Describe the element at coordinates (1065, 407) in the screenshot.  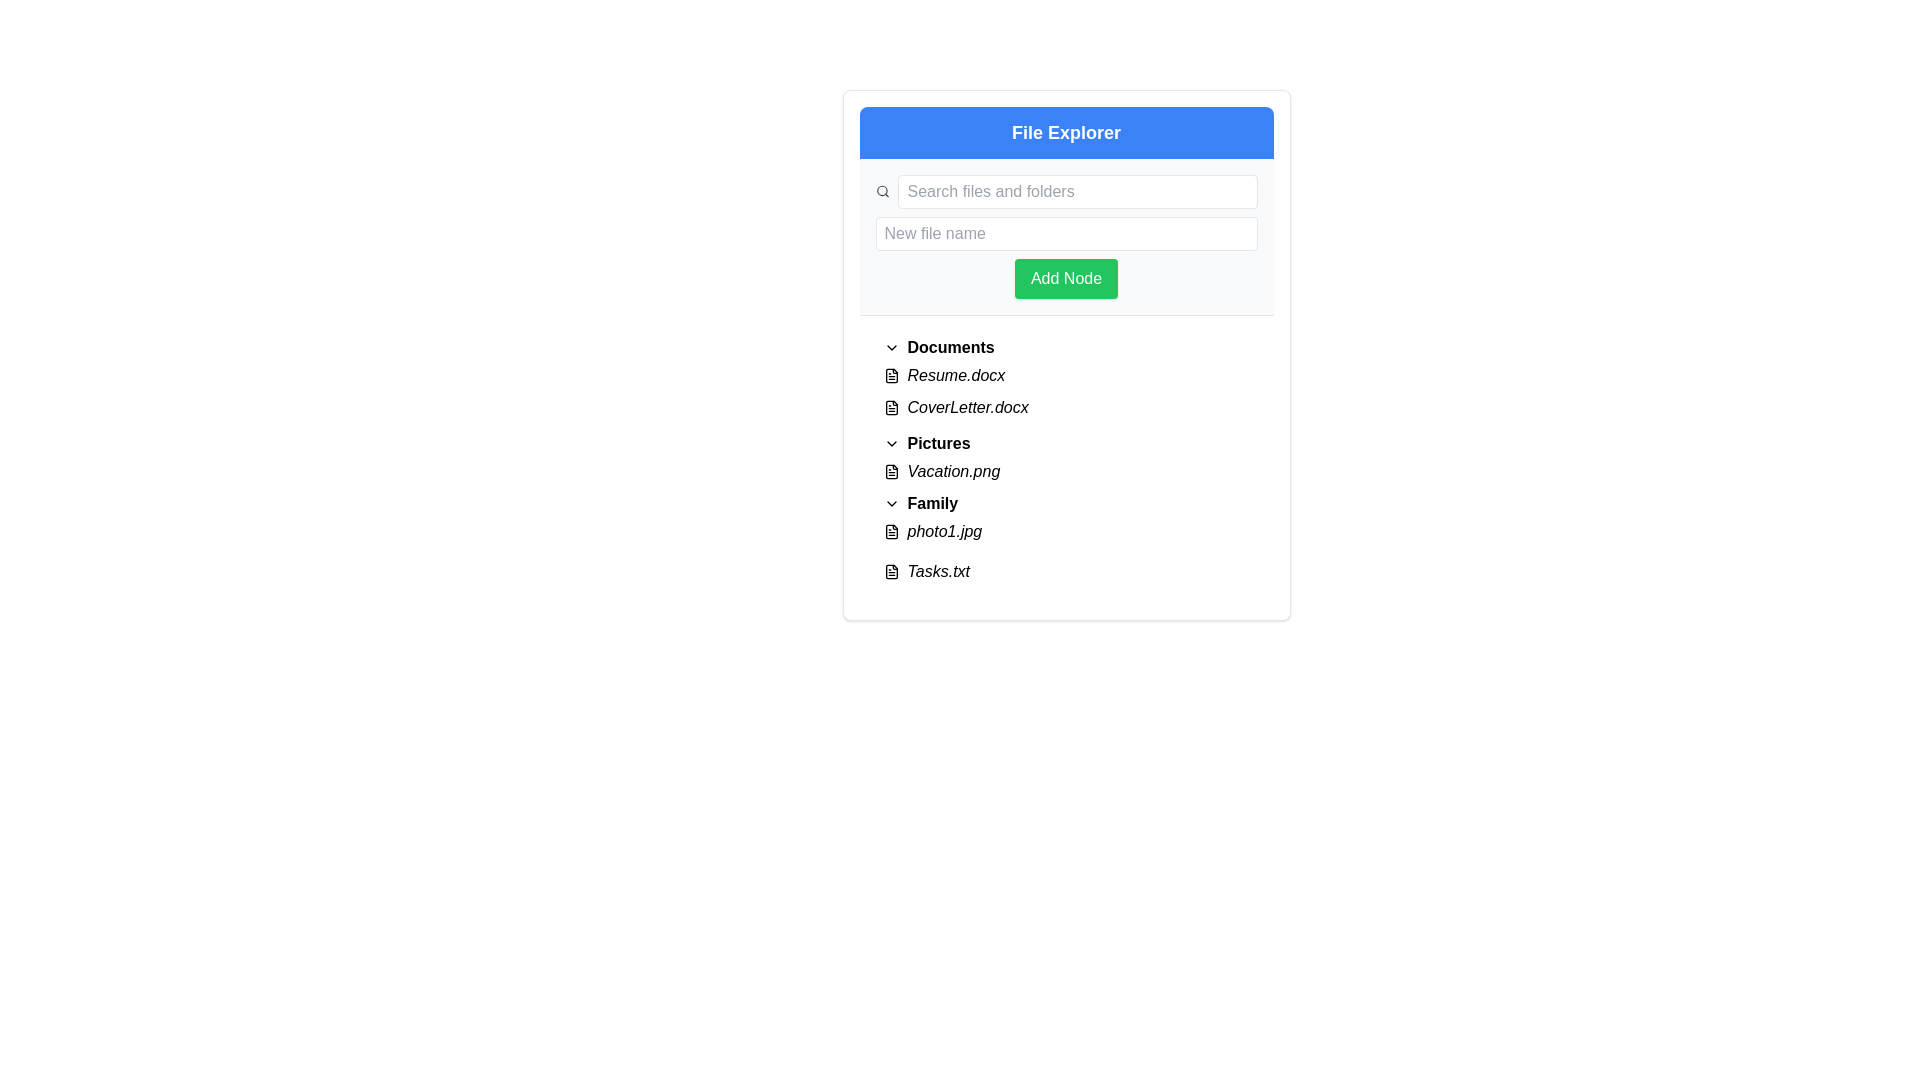
I see `the 'CoverLetter.docx' file entry in the Documents folder` at that location.